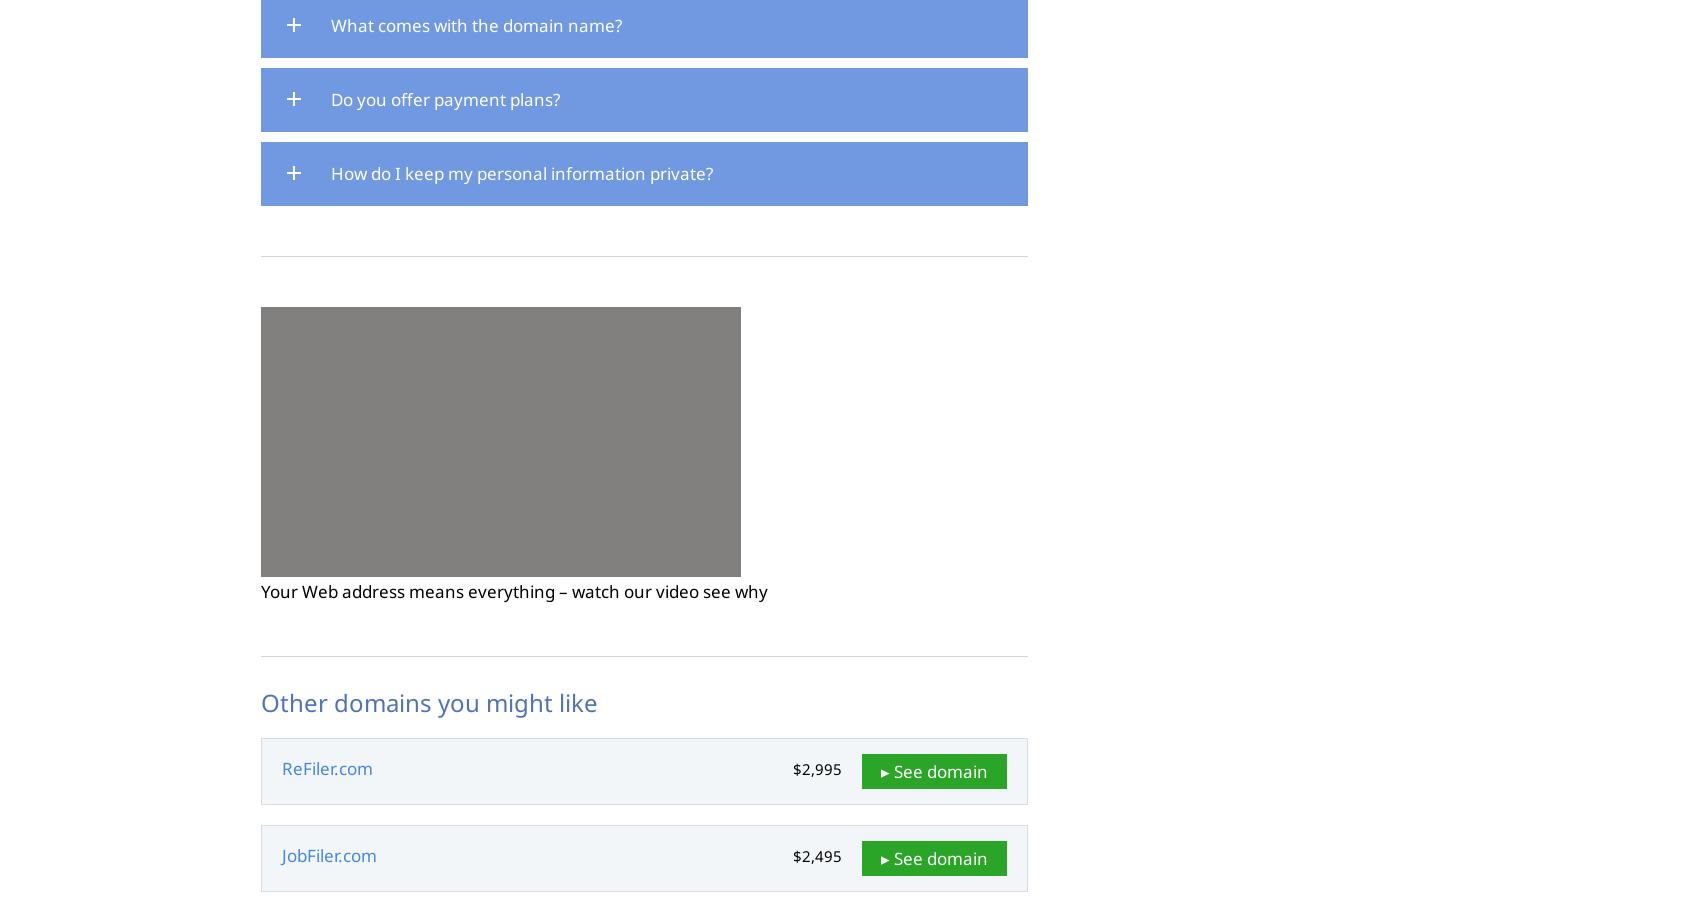 This screenshot has height=903, width=1692. Describe the element at coordinates (793, 856) in the screenshot. I see `'$2,495'` at that location.